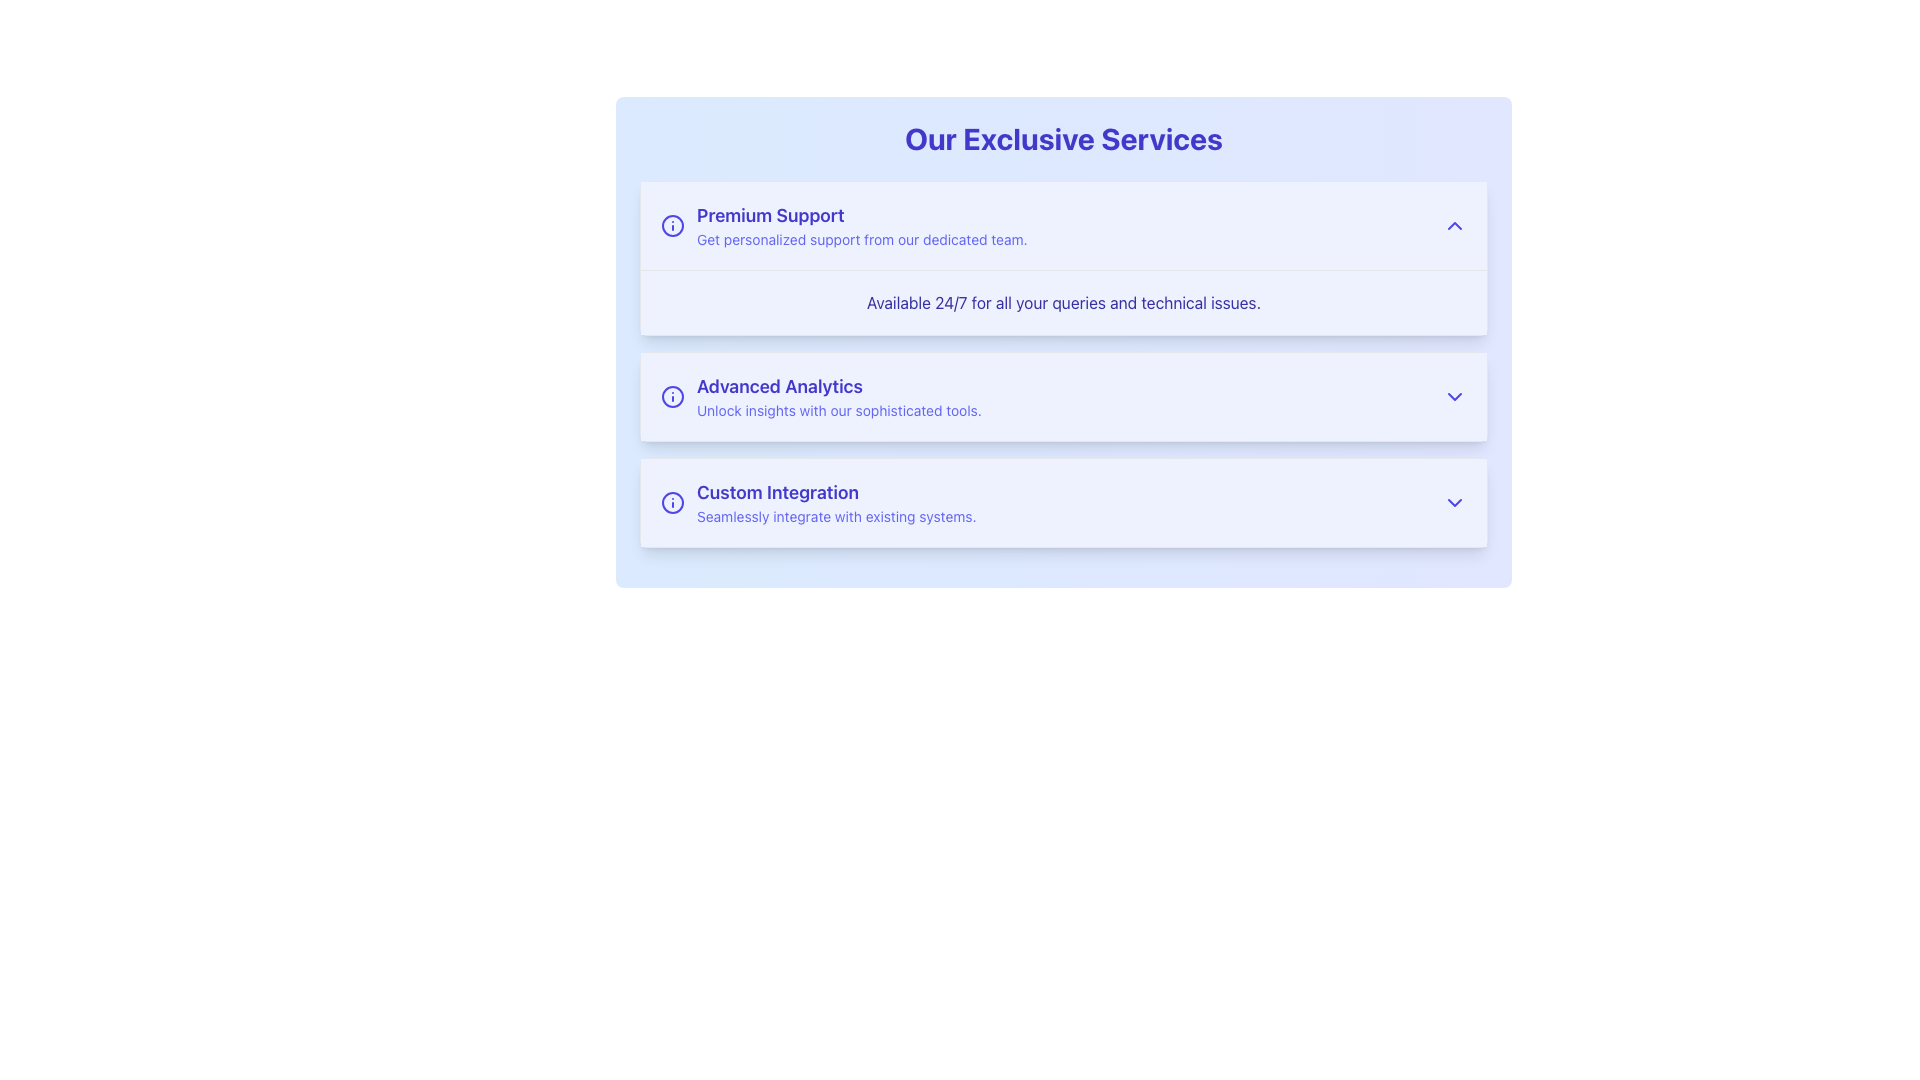  Describe the element at coordinates (1063, 501) in the screenshot. I see `the third collapsible list item representing 'Custom Integration'` at that location.